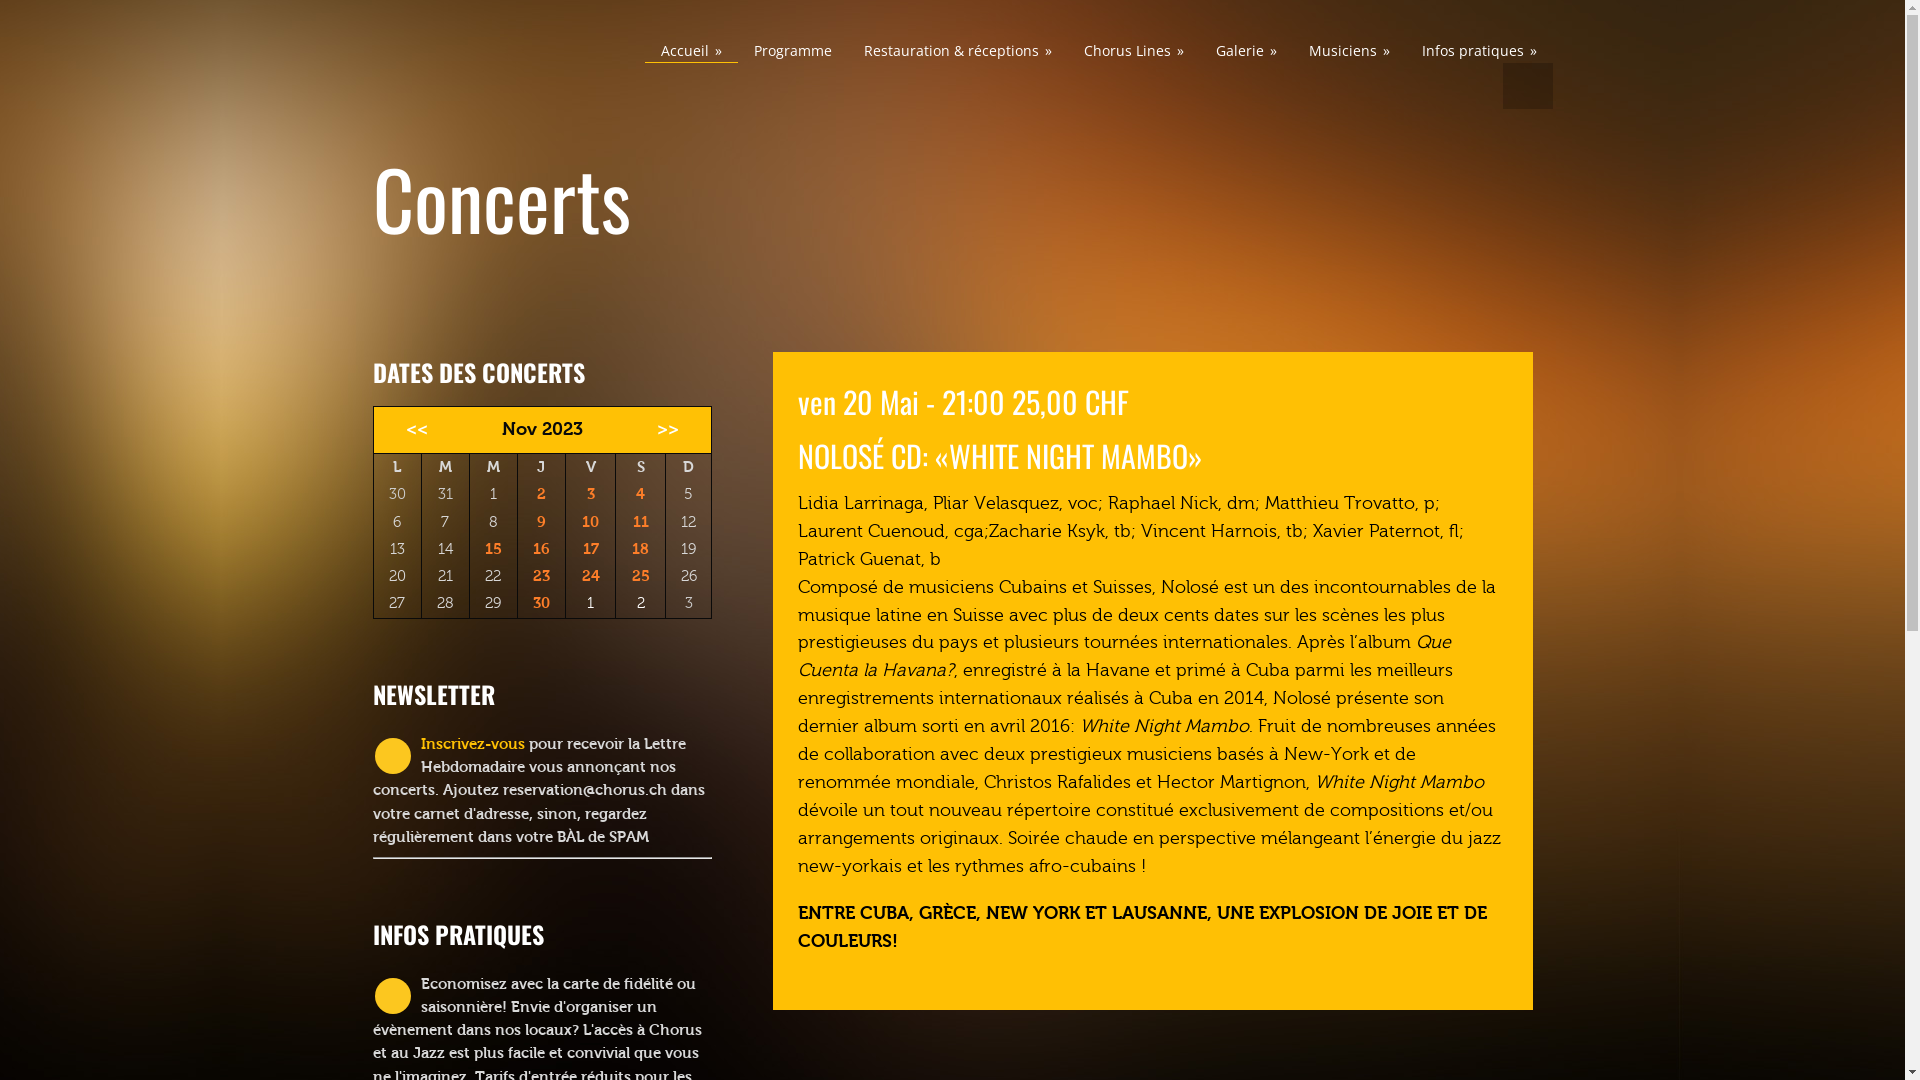  What do you see at coordinates (541, 493) in the screenshot?
I see `'2'` at bounding box center [541, 493].